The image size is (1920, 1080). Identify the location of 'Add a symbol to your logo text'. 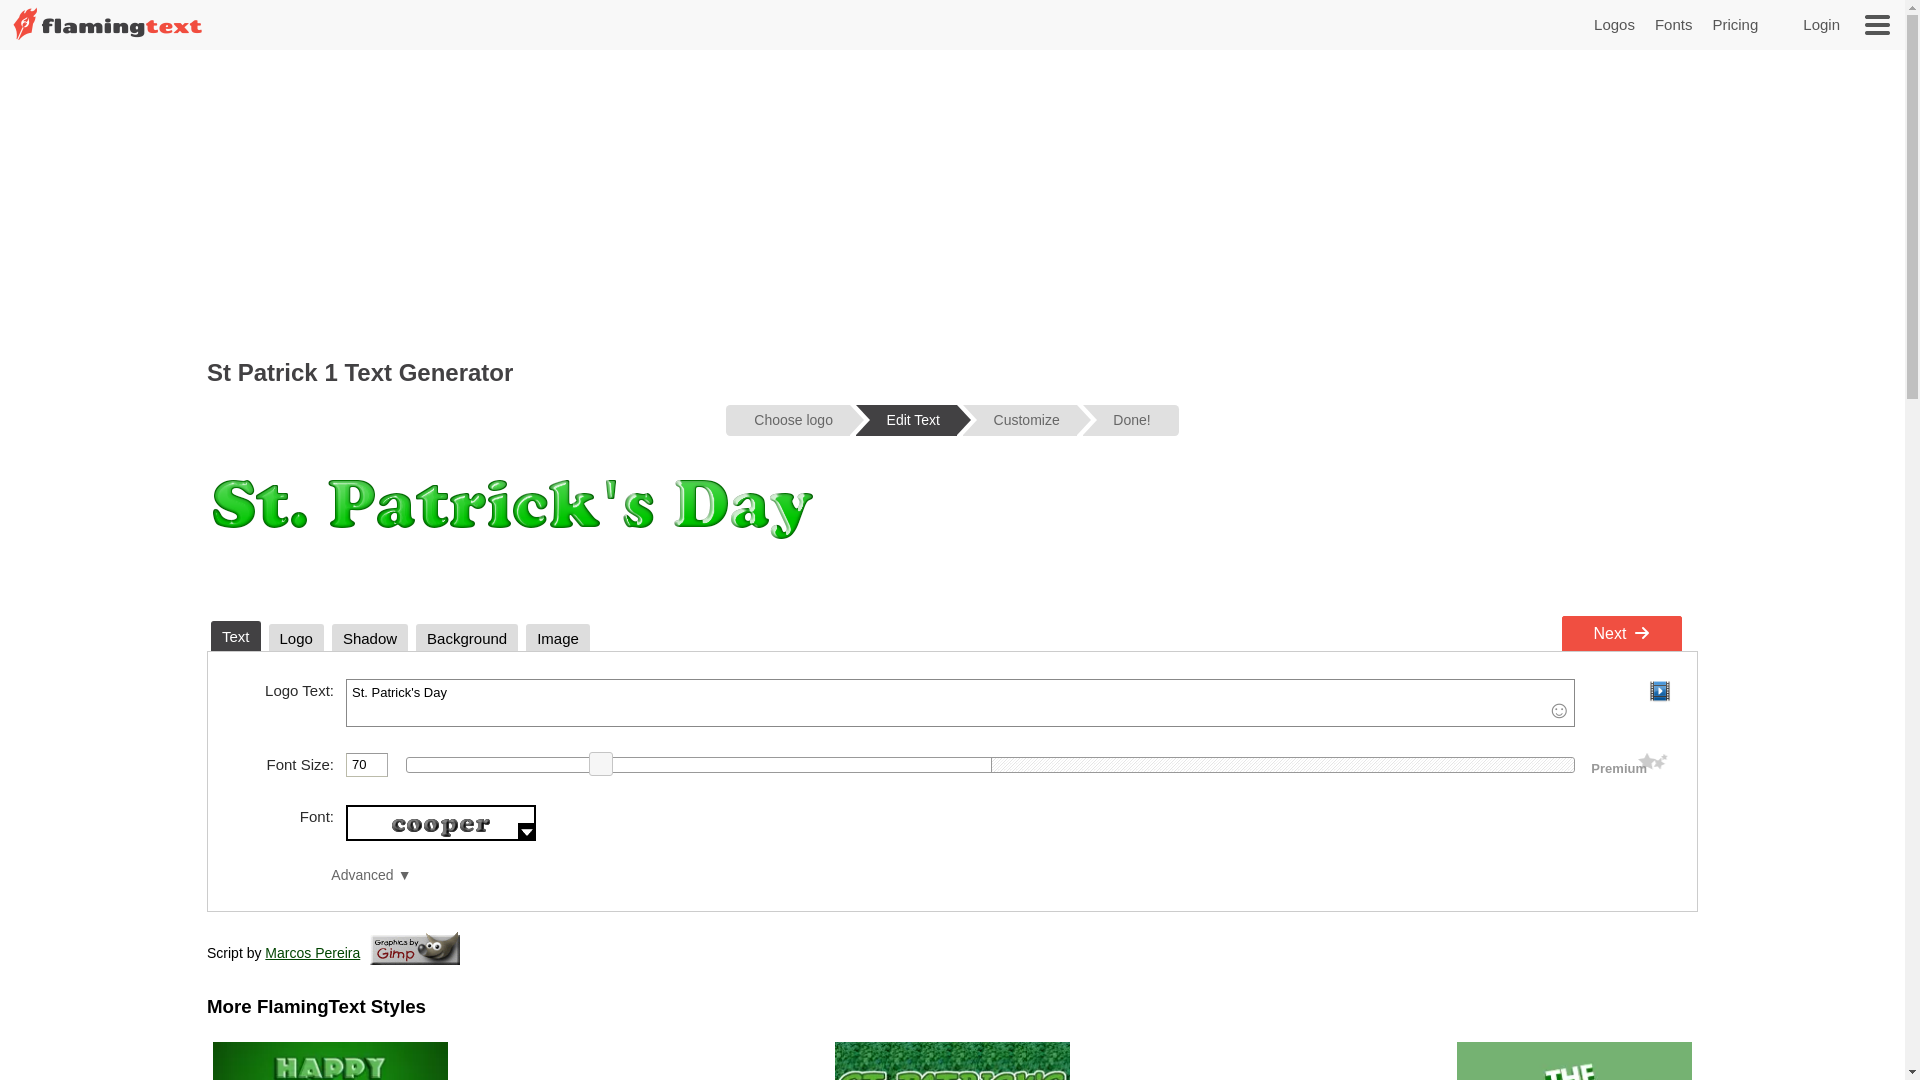
(1558, 709).